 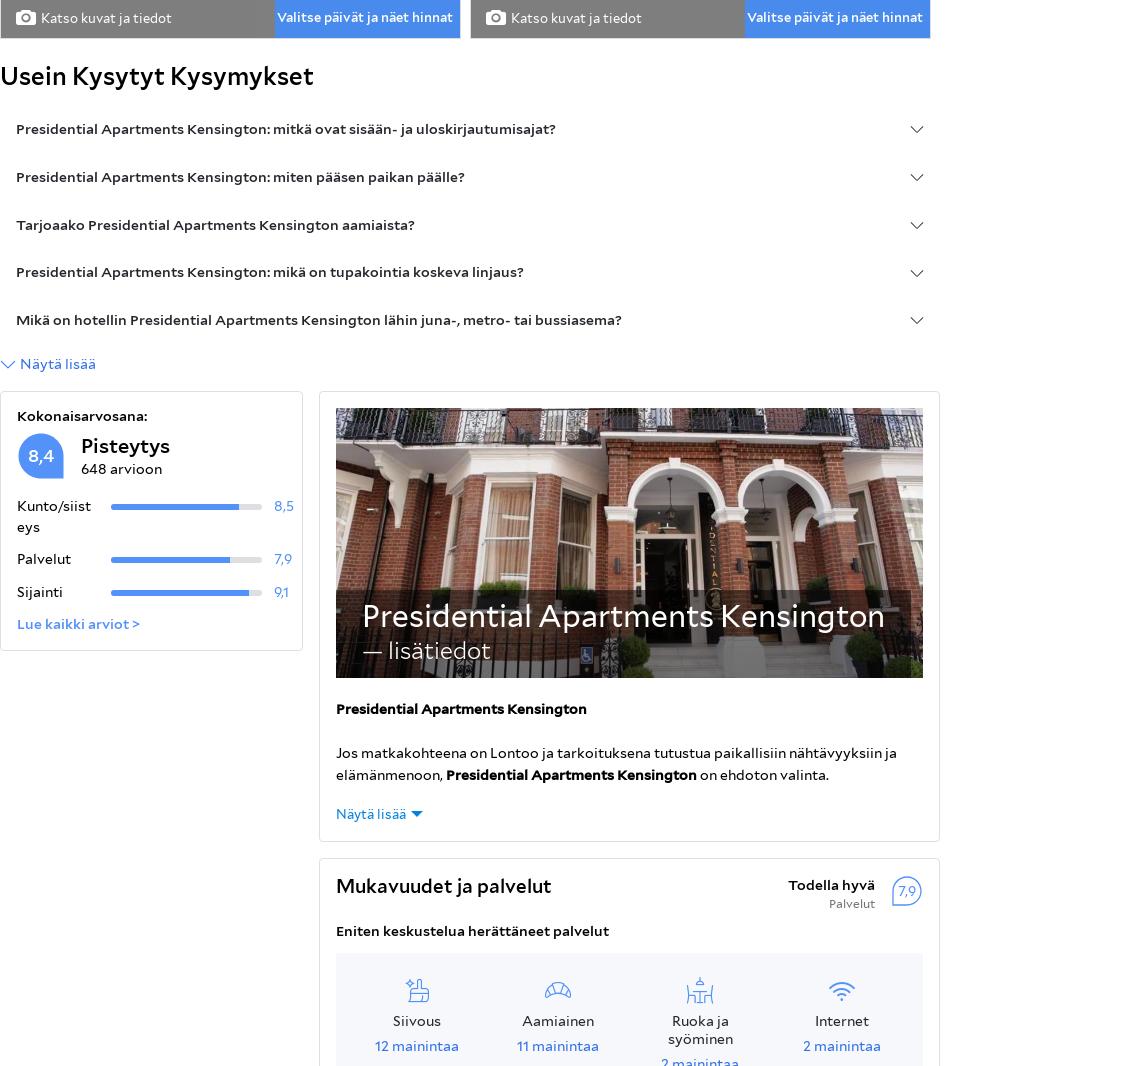 I want to click on '2 mainintaa', so click(x=803, y=1044).